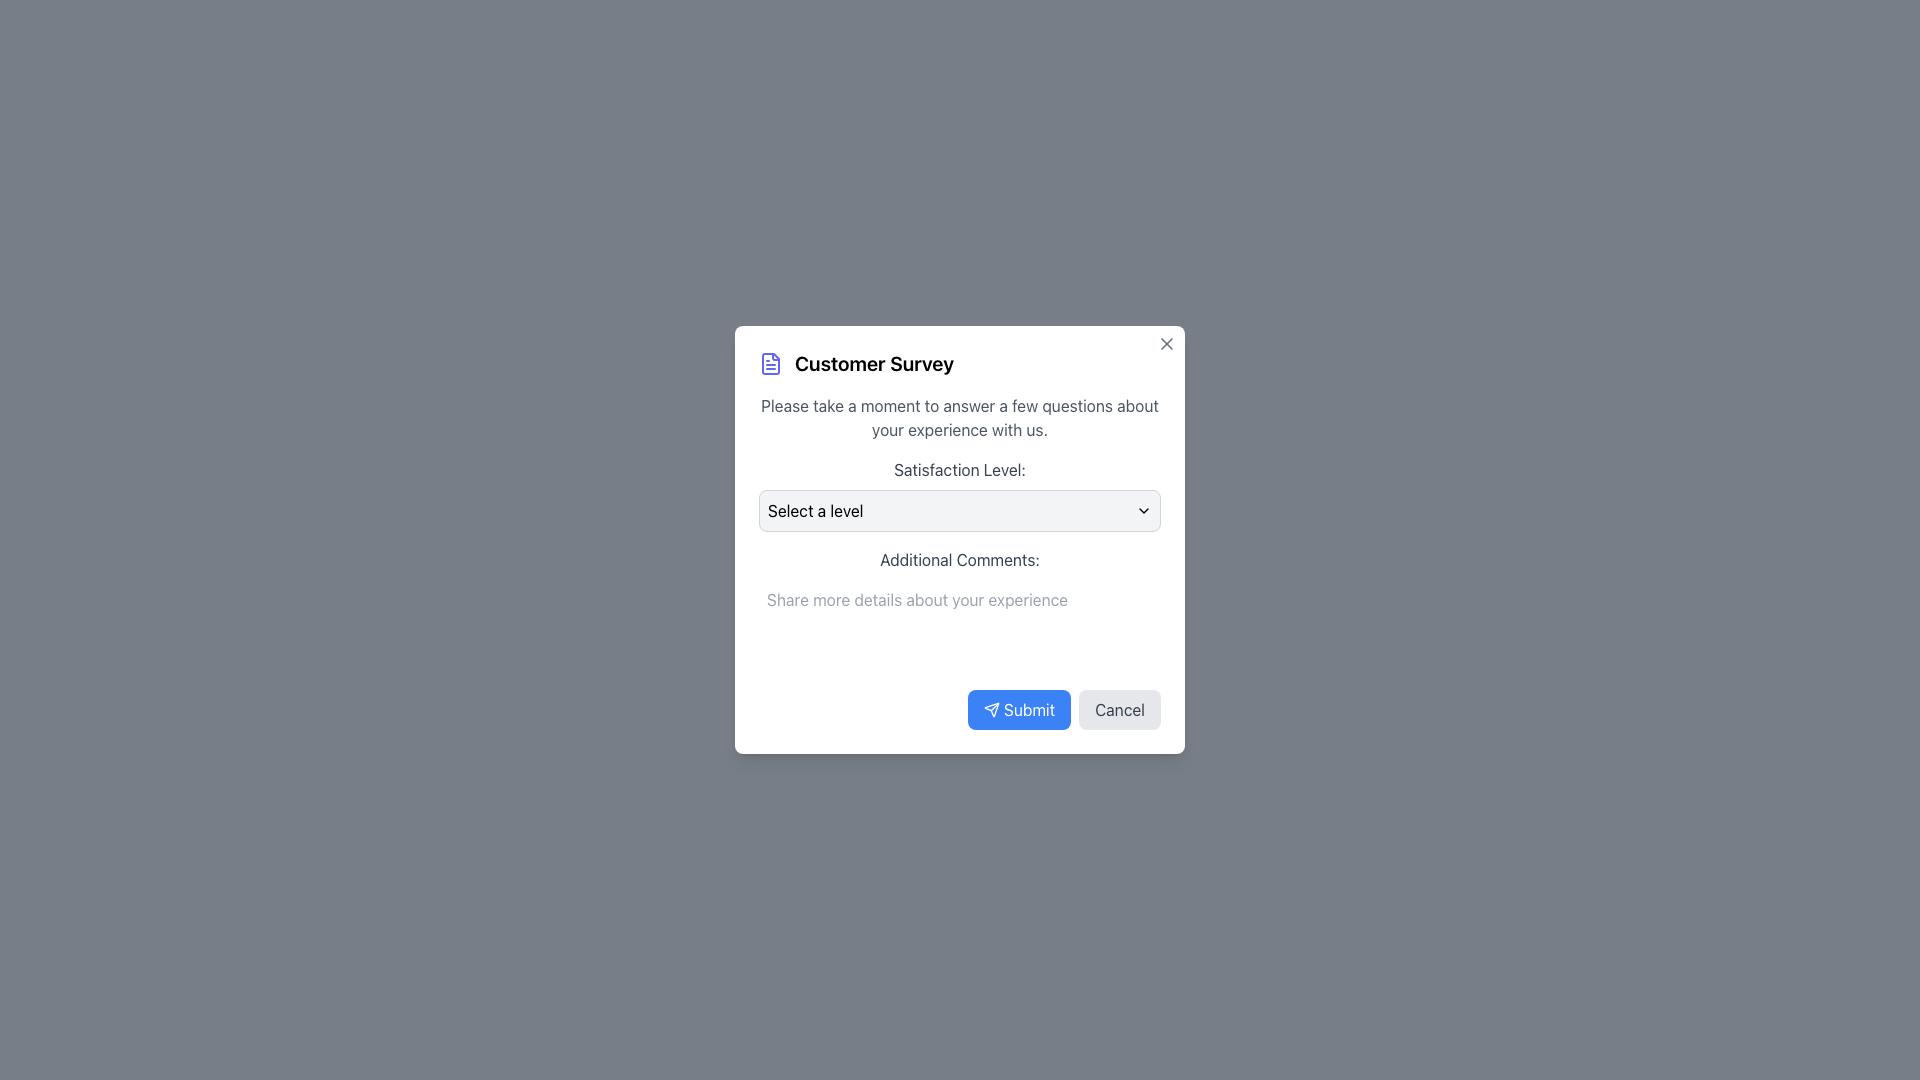 This screenshot has width=1920, height=1080. What do you see at coordinates (960, 509) in the screenshot?
I see `the dropdown menu in the 'Satisfaction Level' section` at bounding box center [960, 509].